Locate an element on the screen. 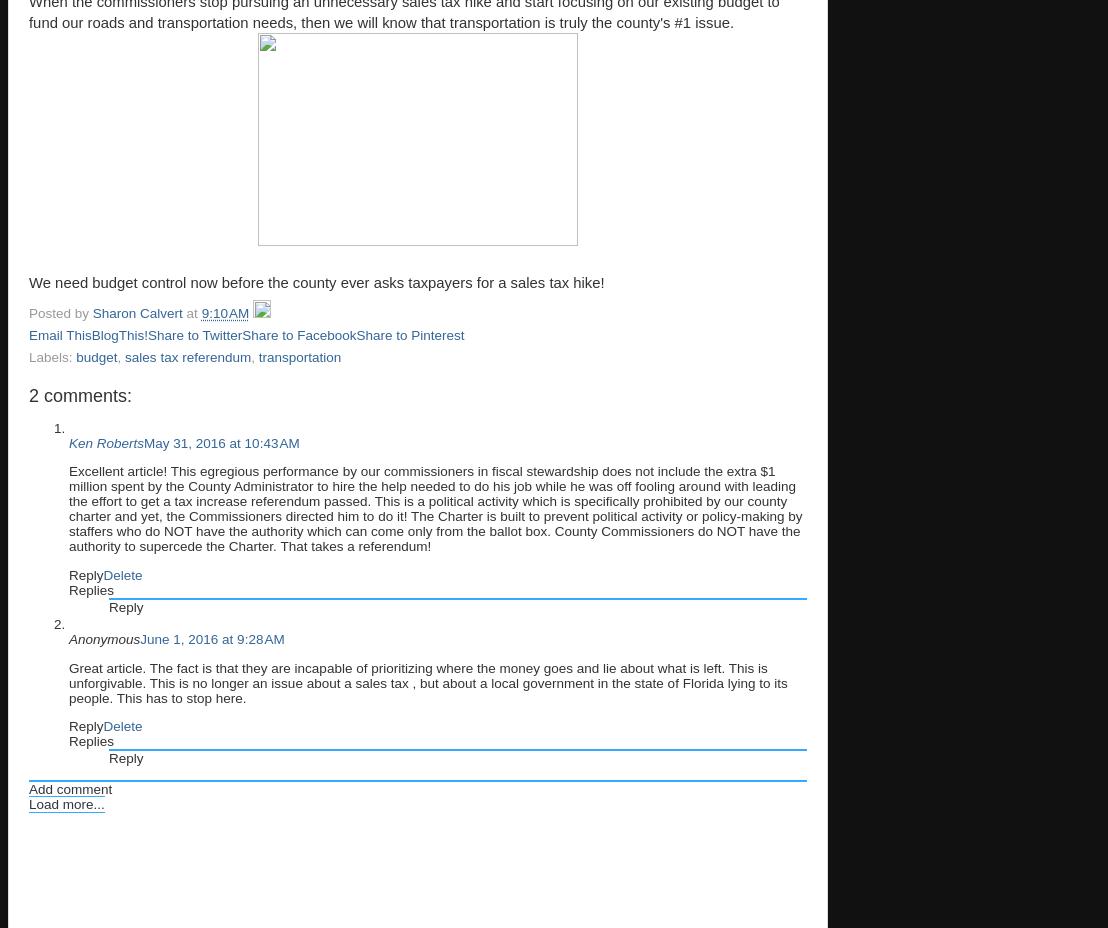  'budget' is located at coordinates (96, 356).